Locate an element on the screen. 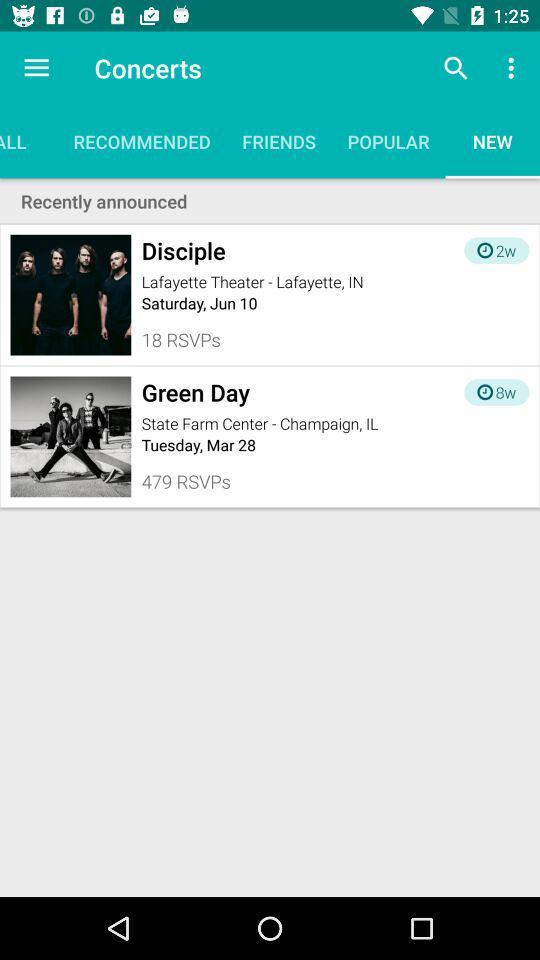 This screenshot has height=960, width=540. icon to the left of the concerts is located at coordinates (36, 68).